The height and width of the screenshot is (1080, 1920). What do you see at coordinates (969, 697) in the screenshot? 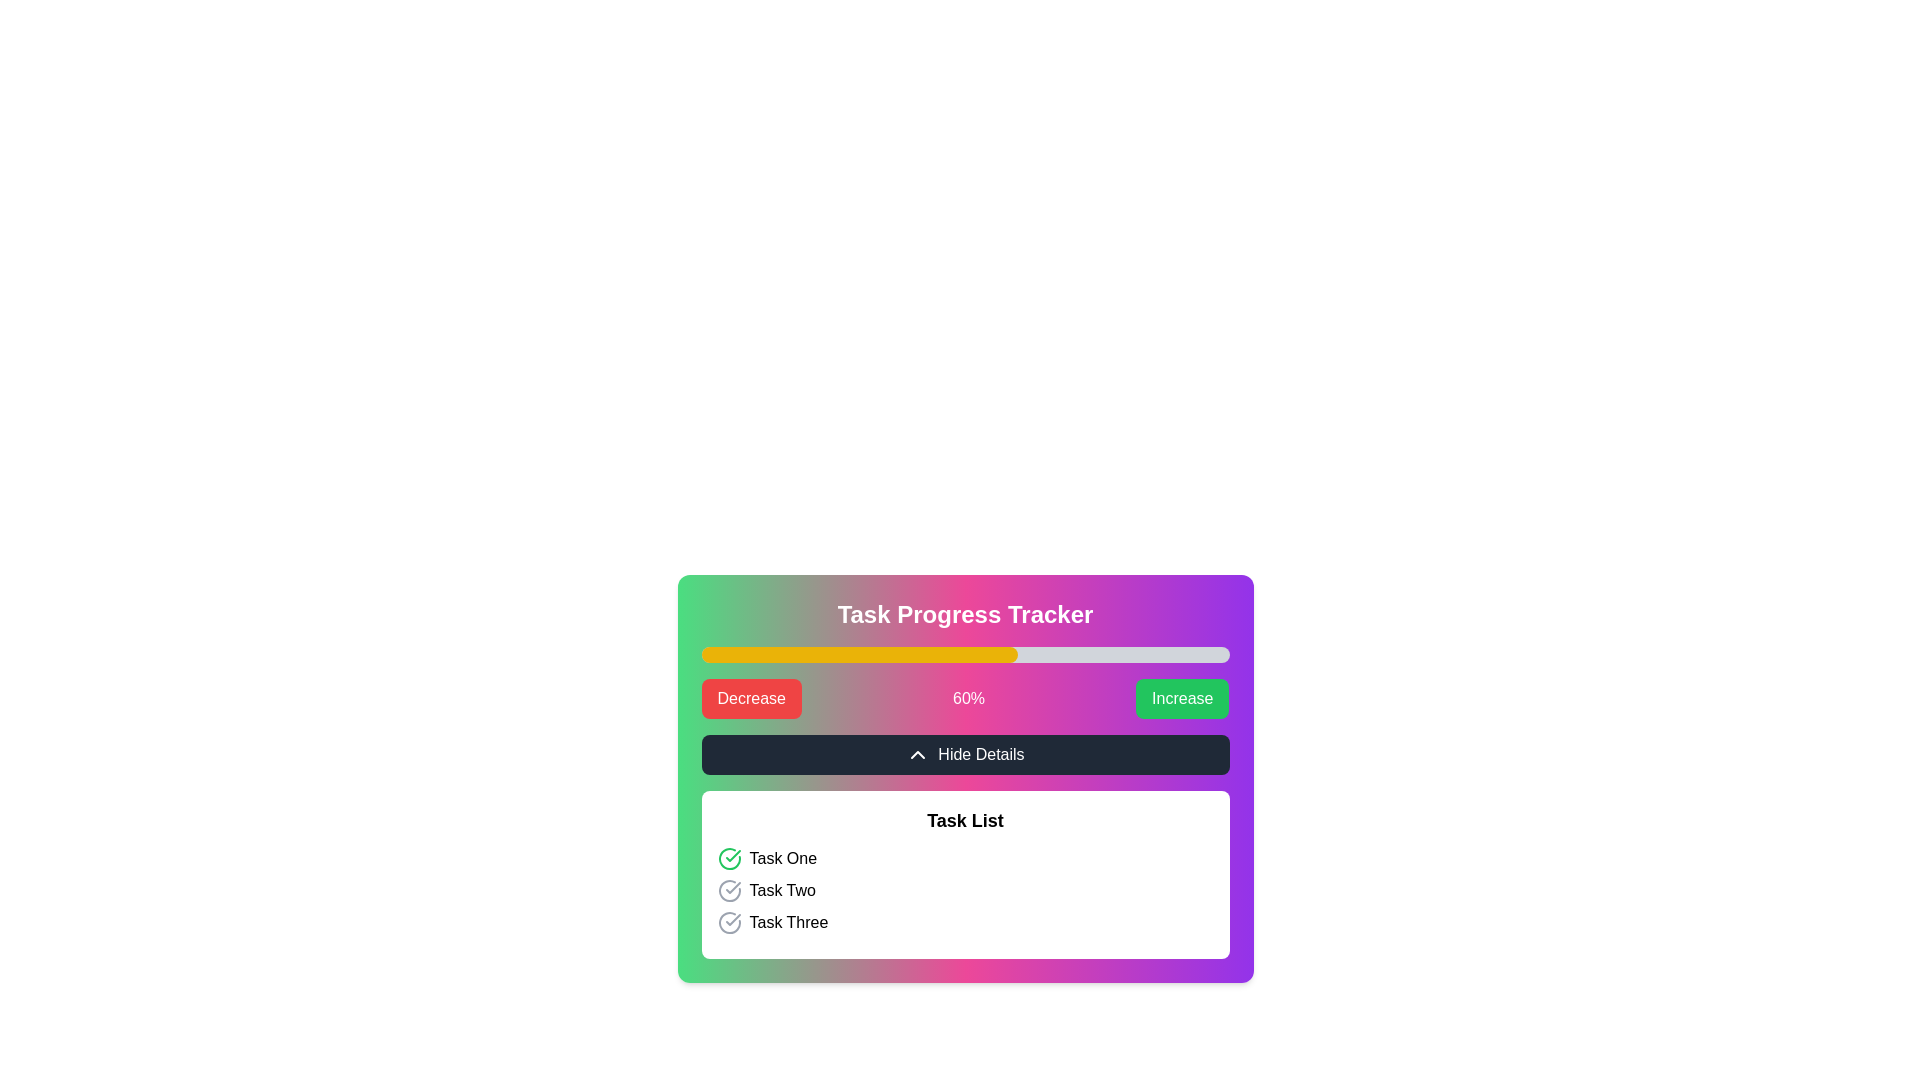
I see `the static text label that displays a percentage value, located horizontally between the 'Decrease' button on the left and the 'Increase' button on the right, slightly below a progress tracker and above the 'Hide Details' section` at bounding box center [969, 697].